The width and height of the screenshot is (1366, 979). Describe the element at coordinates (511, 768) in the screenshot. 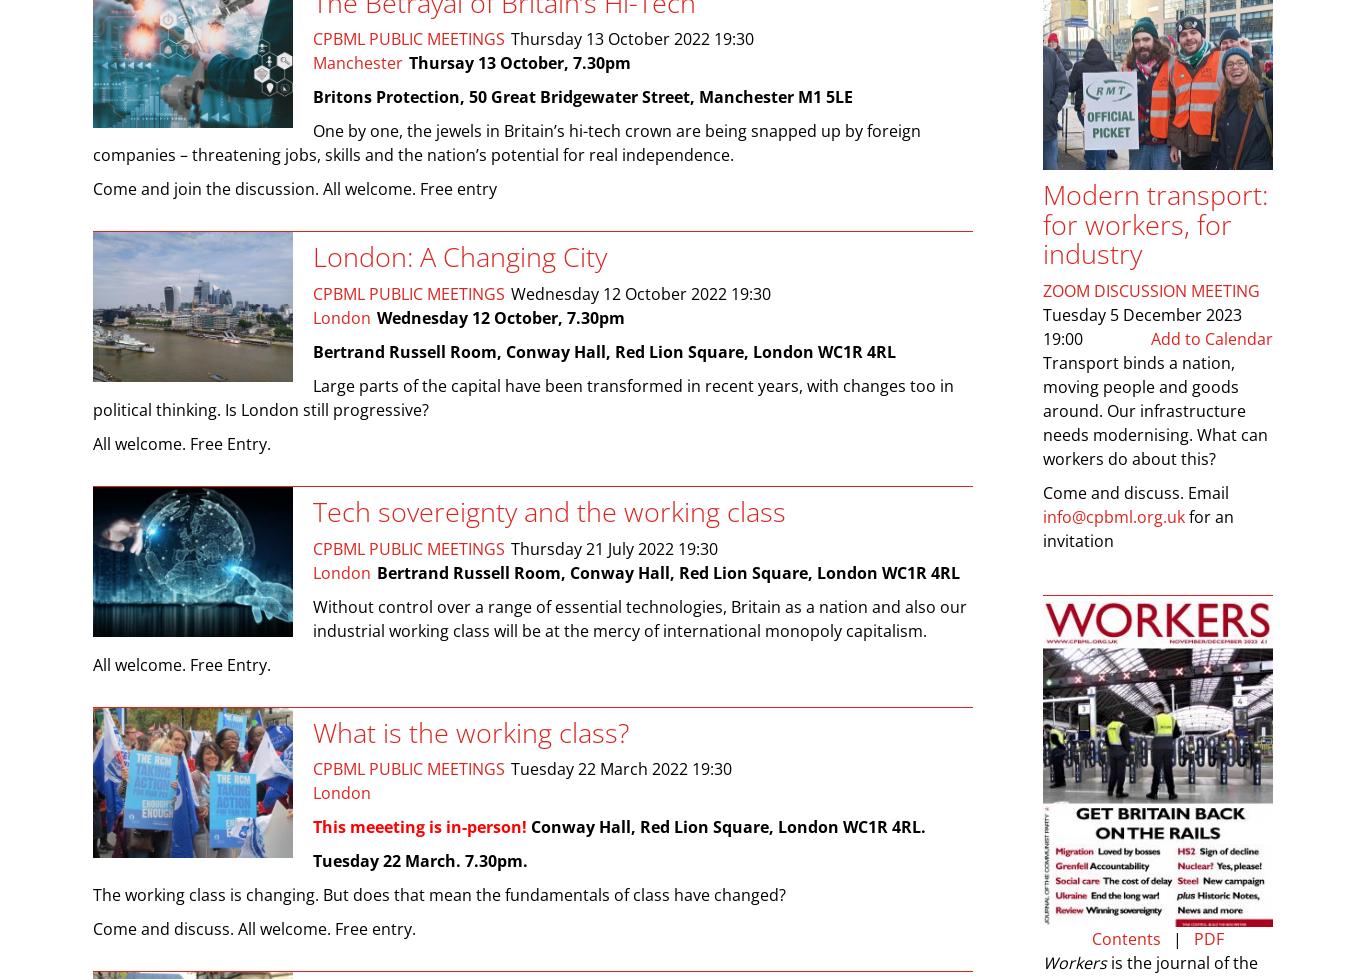

I see `'Tuesday 22 March 2022 19:30'` at that location.